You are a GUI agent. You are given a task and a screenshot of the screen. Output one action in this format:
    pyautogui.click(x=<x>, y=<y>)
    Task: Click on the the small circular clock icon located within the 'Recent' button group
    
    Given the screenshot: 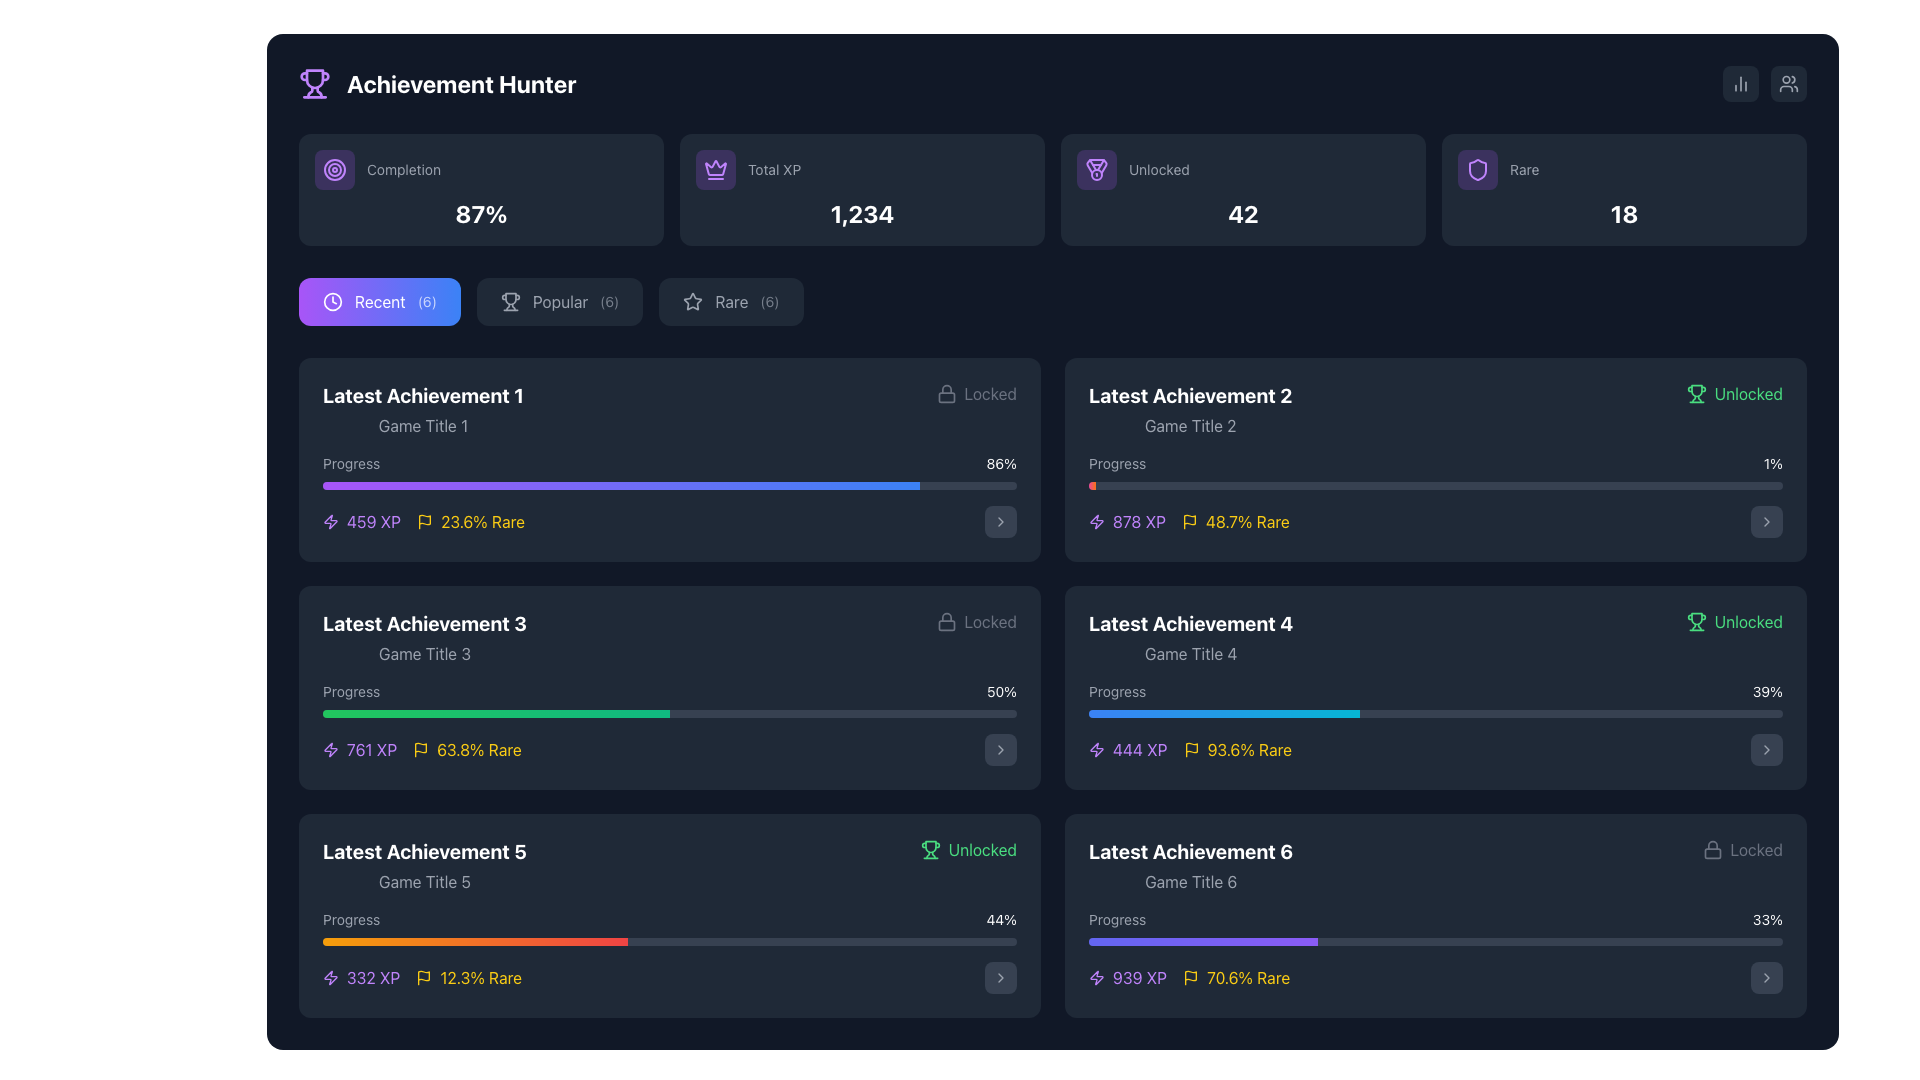 What is the action you would take?
    pyautogui.click(x=332, y=301)
    